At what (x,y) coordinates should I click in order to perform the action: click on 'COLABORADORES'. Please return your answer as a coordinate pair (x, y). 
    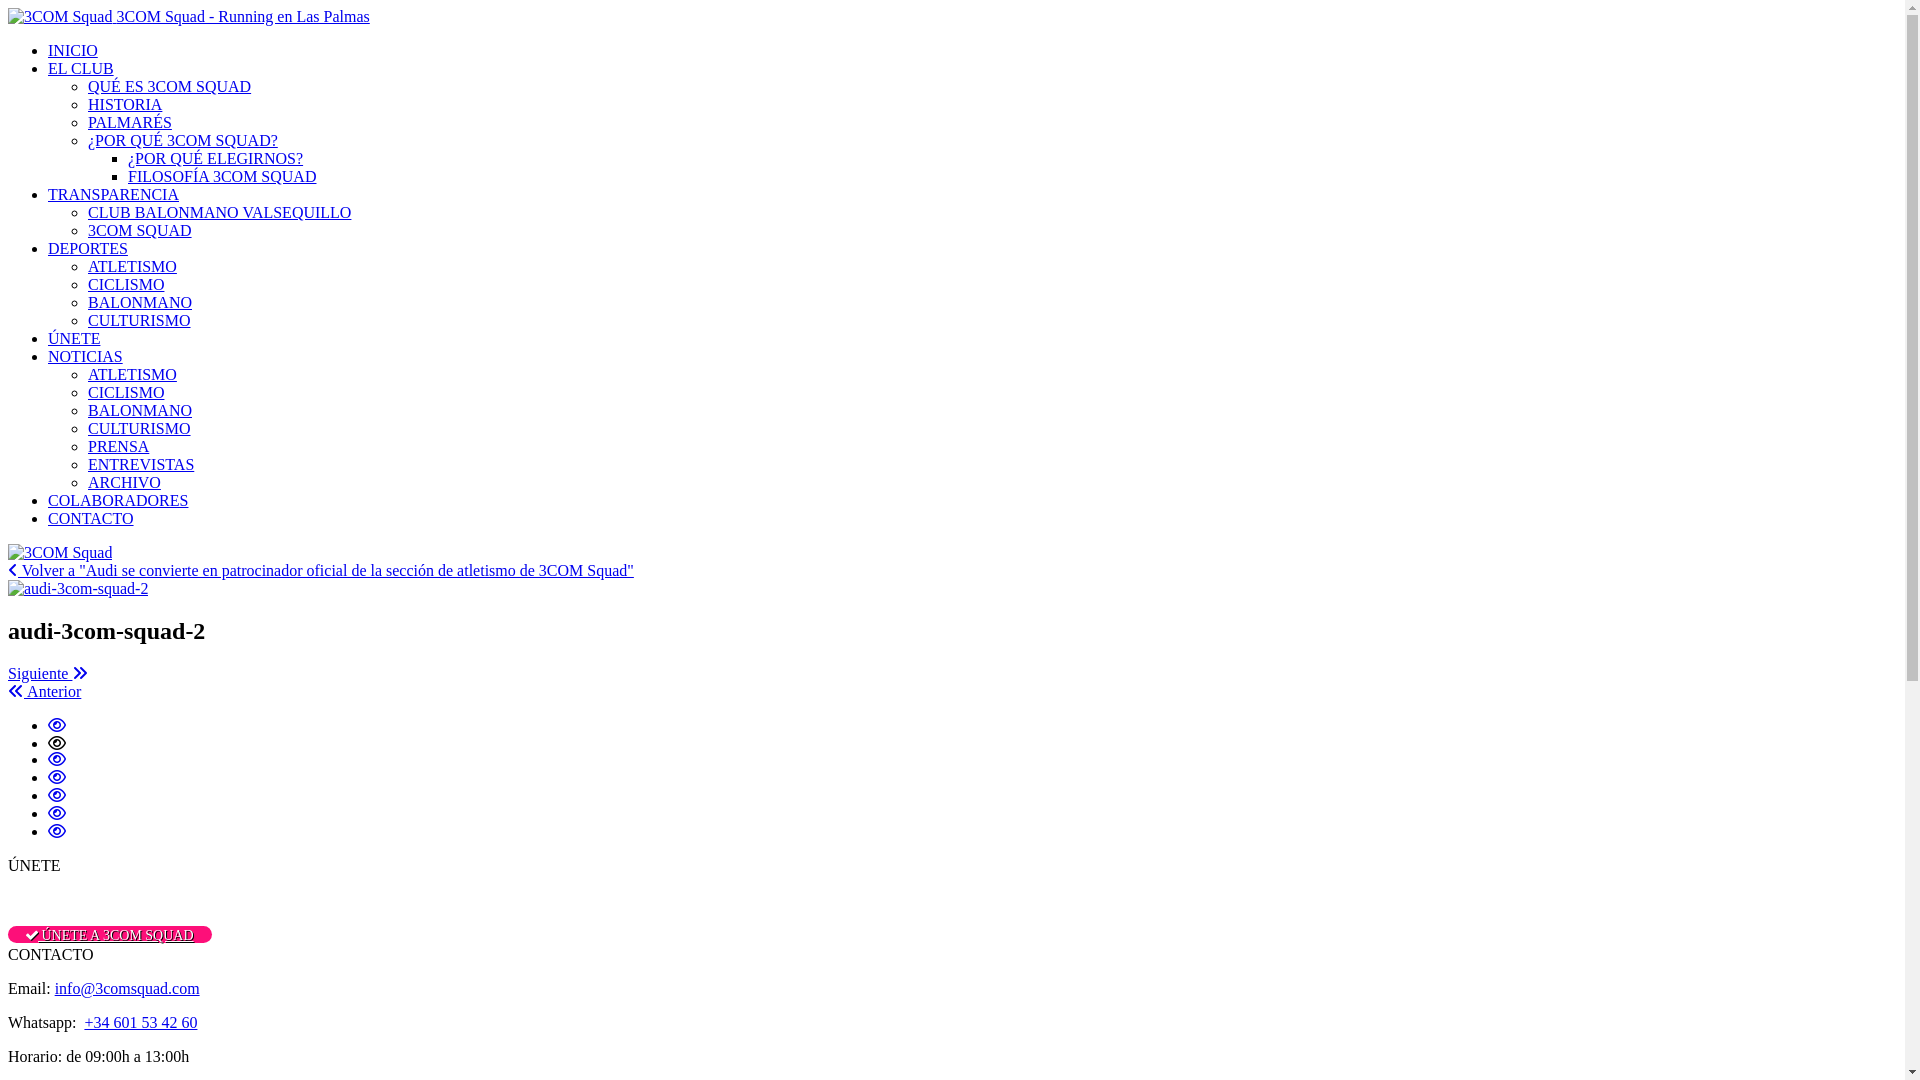
    Looking at the image, I should click on (117, 499).